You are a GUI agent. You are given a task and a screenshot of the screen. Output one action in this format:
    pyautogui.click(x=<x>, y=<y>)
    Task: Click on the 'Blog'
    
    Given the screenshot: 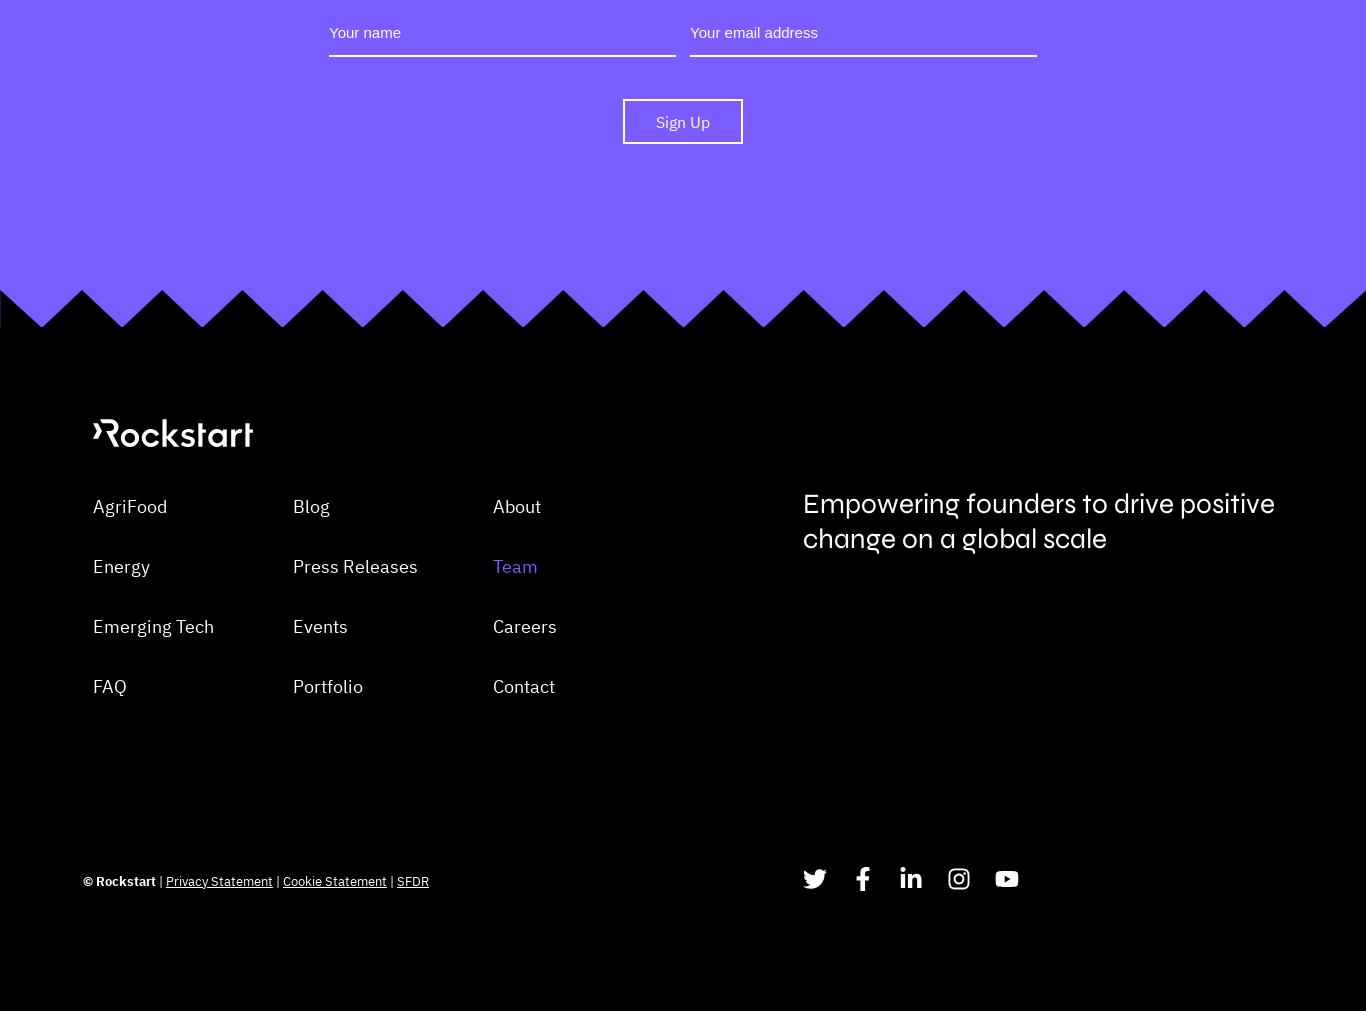 What is the action you would take?
    pyautogui.click(x=310, y=605)
    